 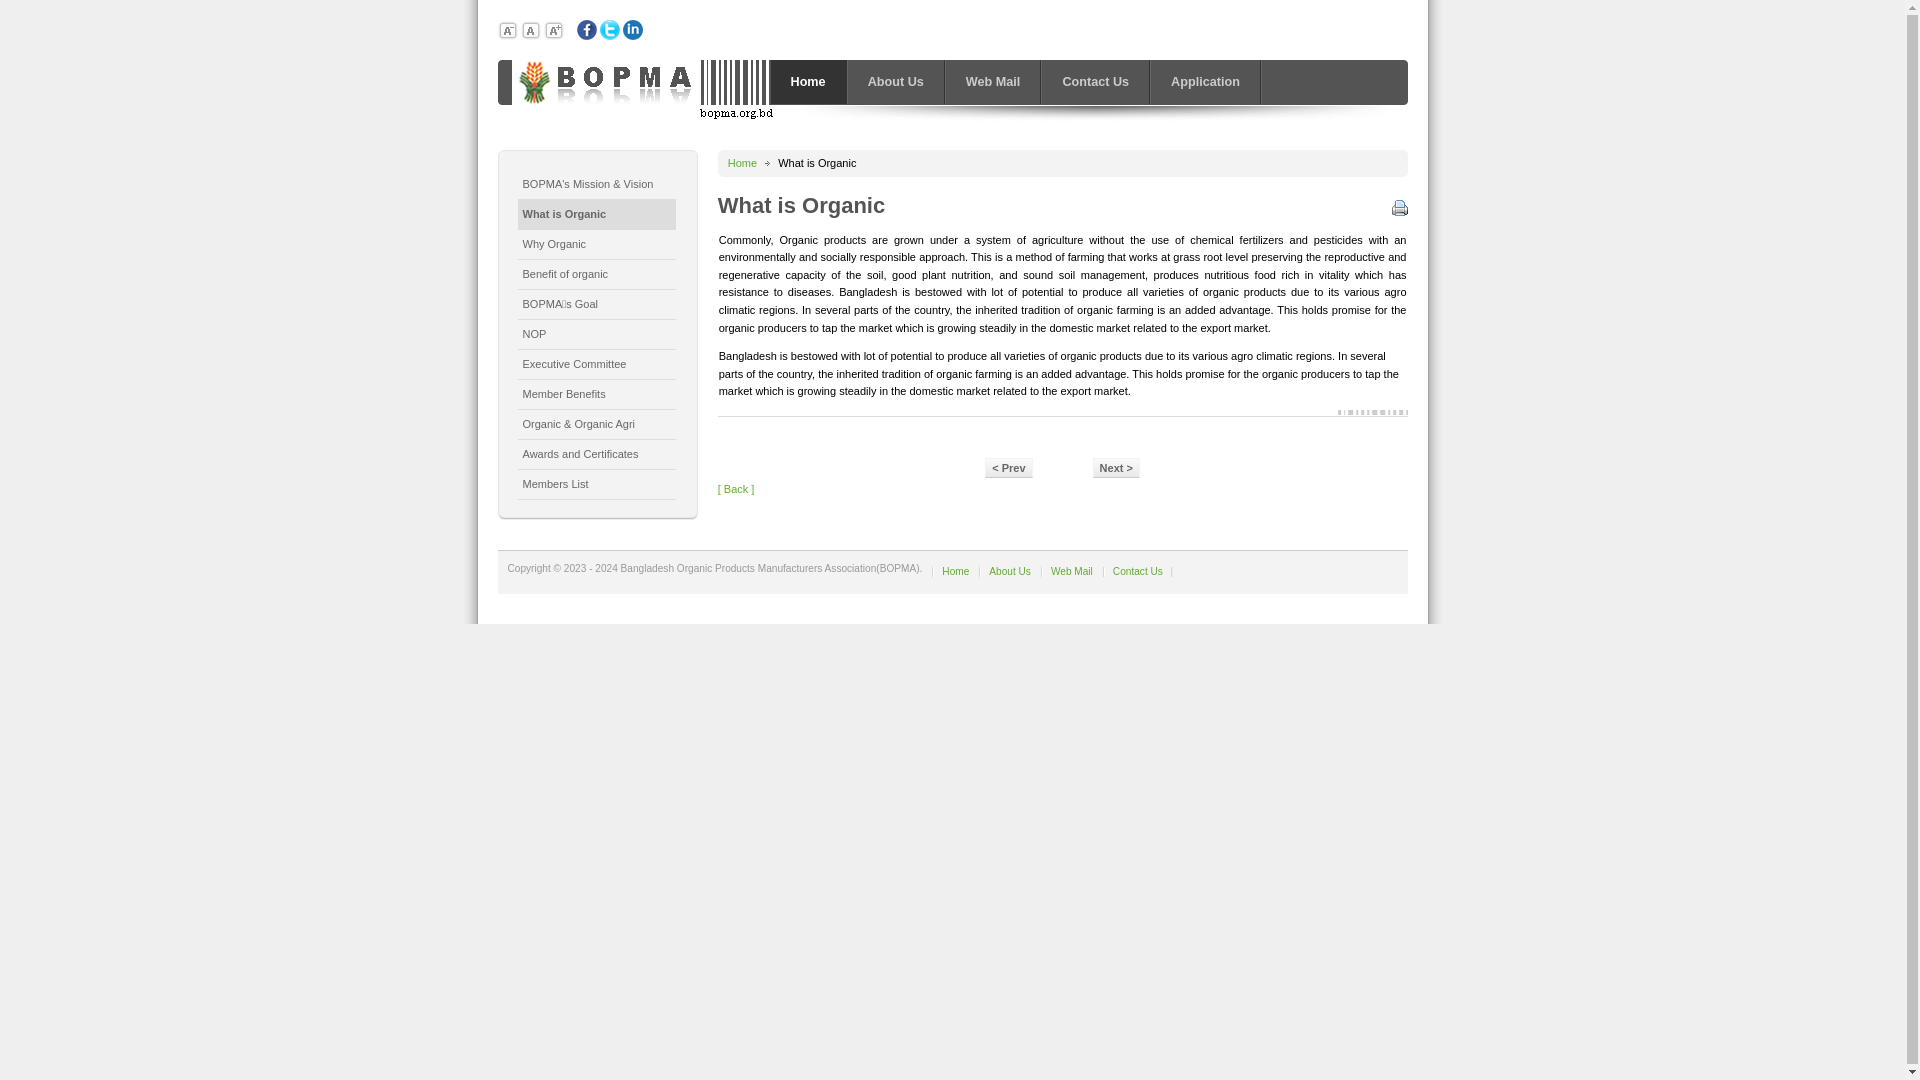 What do you see at coordinates (596, 455) in the screenshot?
I see `'Awards and Certificates'` at bounding box center [596, 455].